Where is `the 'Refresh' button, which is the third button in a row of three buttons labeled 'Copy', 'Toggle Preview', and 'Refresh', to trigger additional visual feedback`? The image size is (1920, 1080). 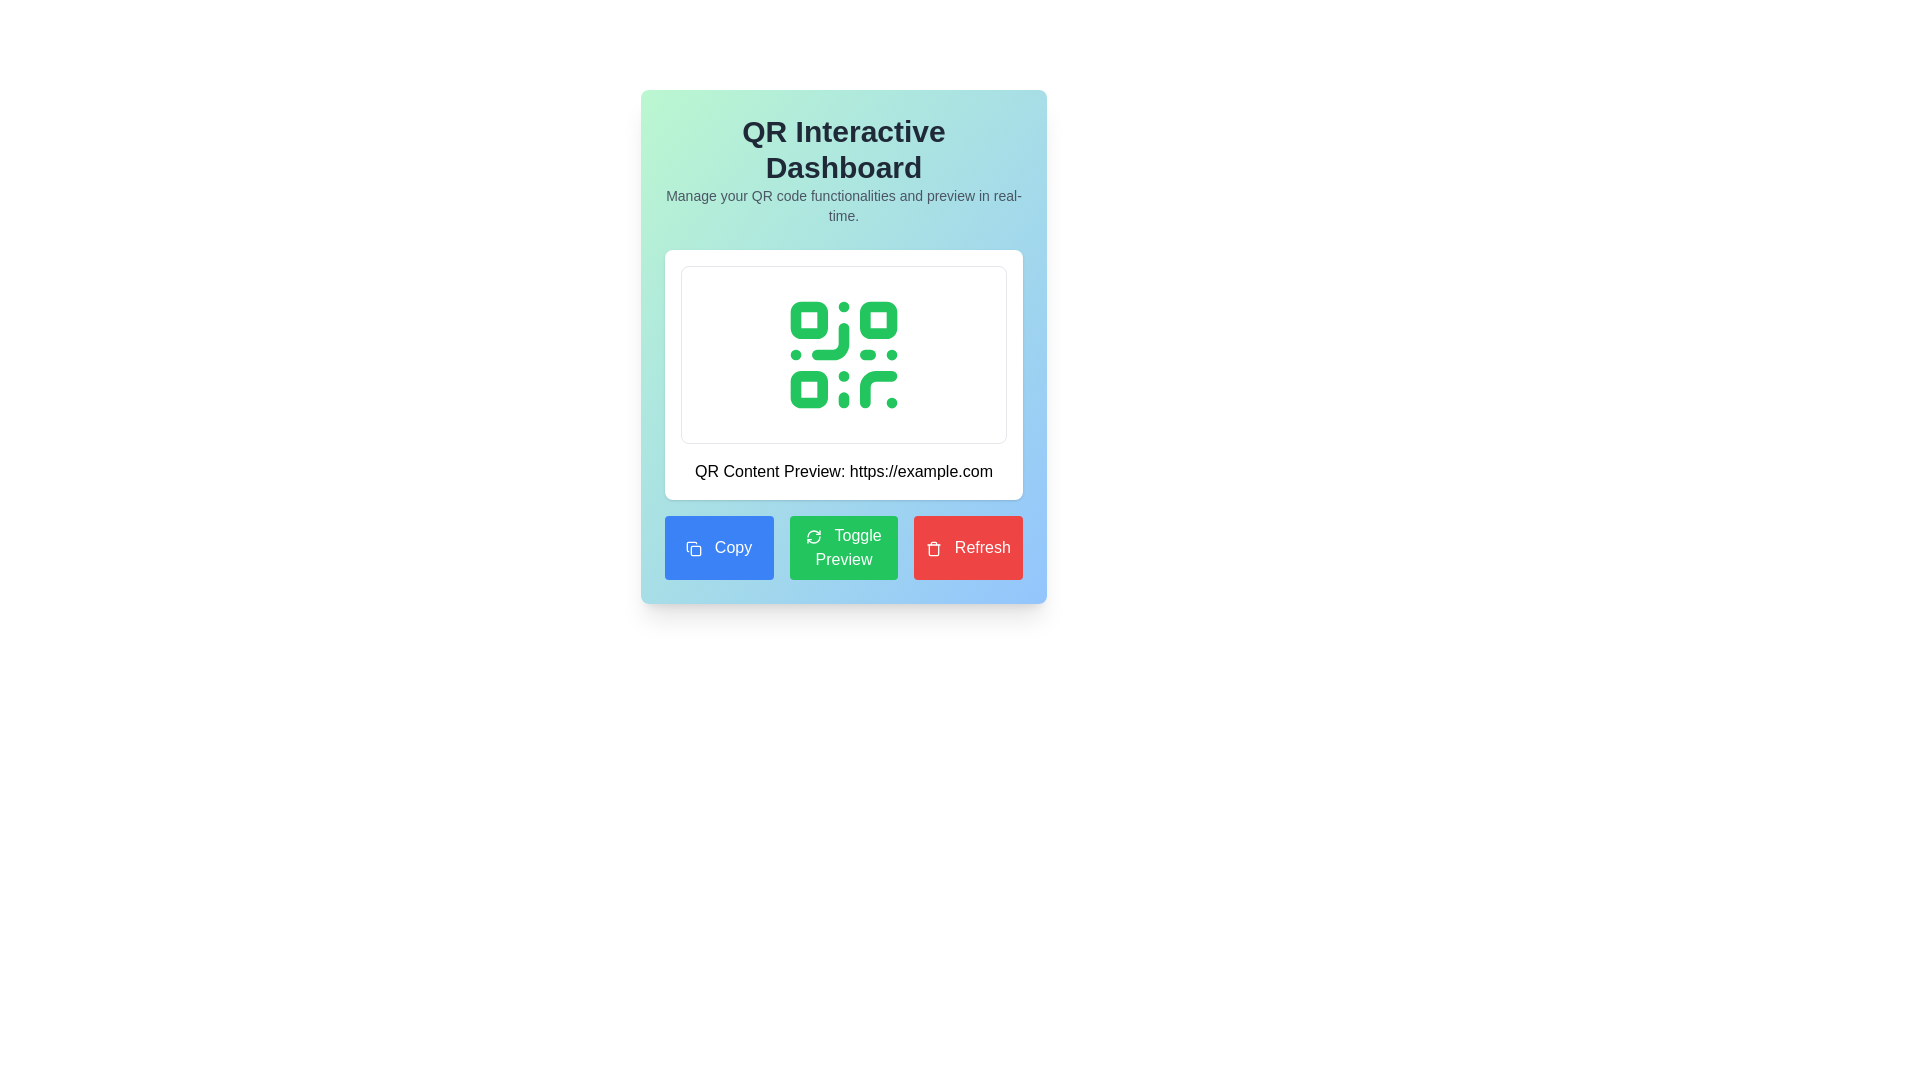
the 'Refresh' button, which is the third button in a row of three buttons labeled 'Copy', 'Toggle Preview', and 'Refresh', to trigger additional visual feedback is located at coordinates (968, 547).